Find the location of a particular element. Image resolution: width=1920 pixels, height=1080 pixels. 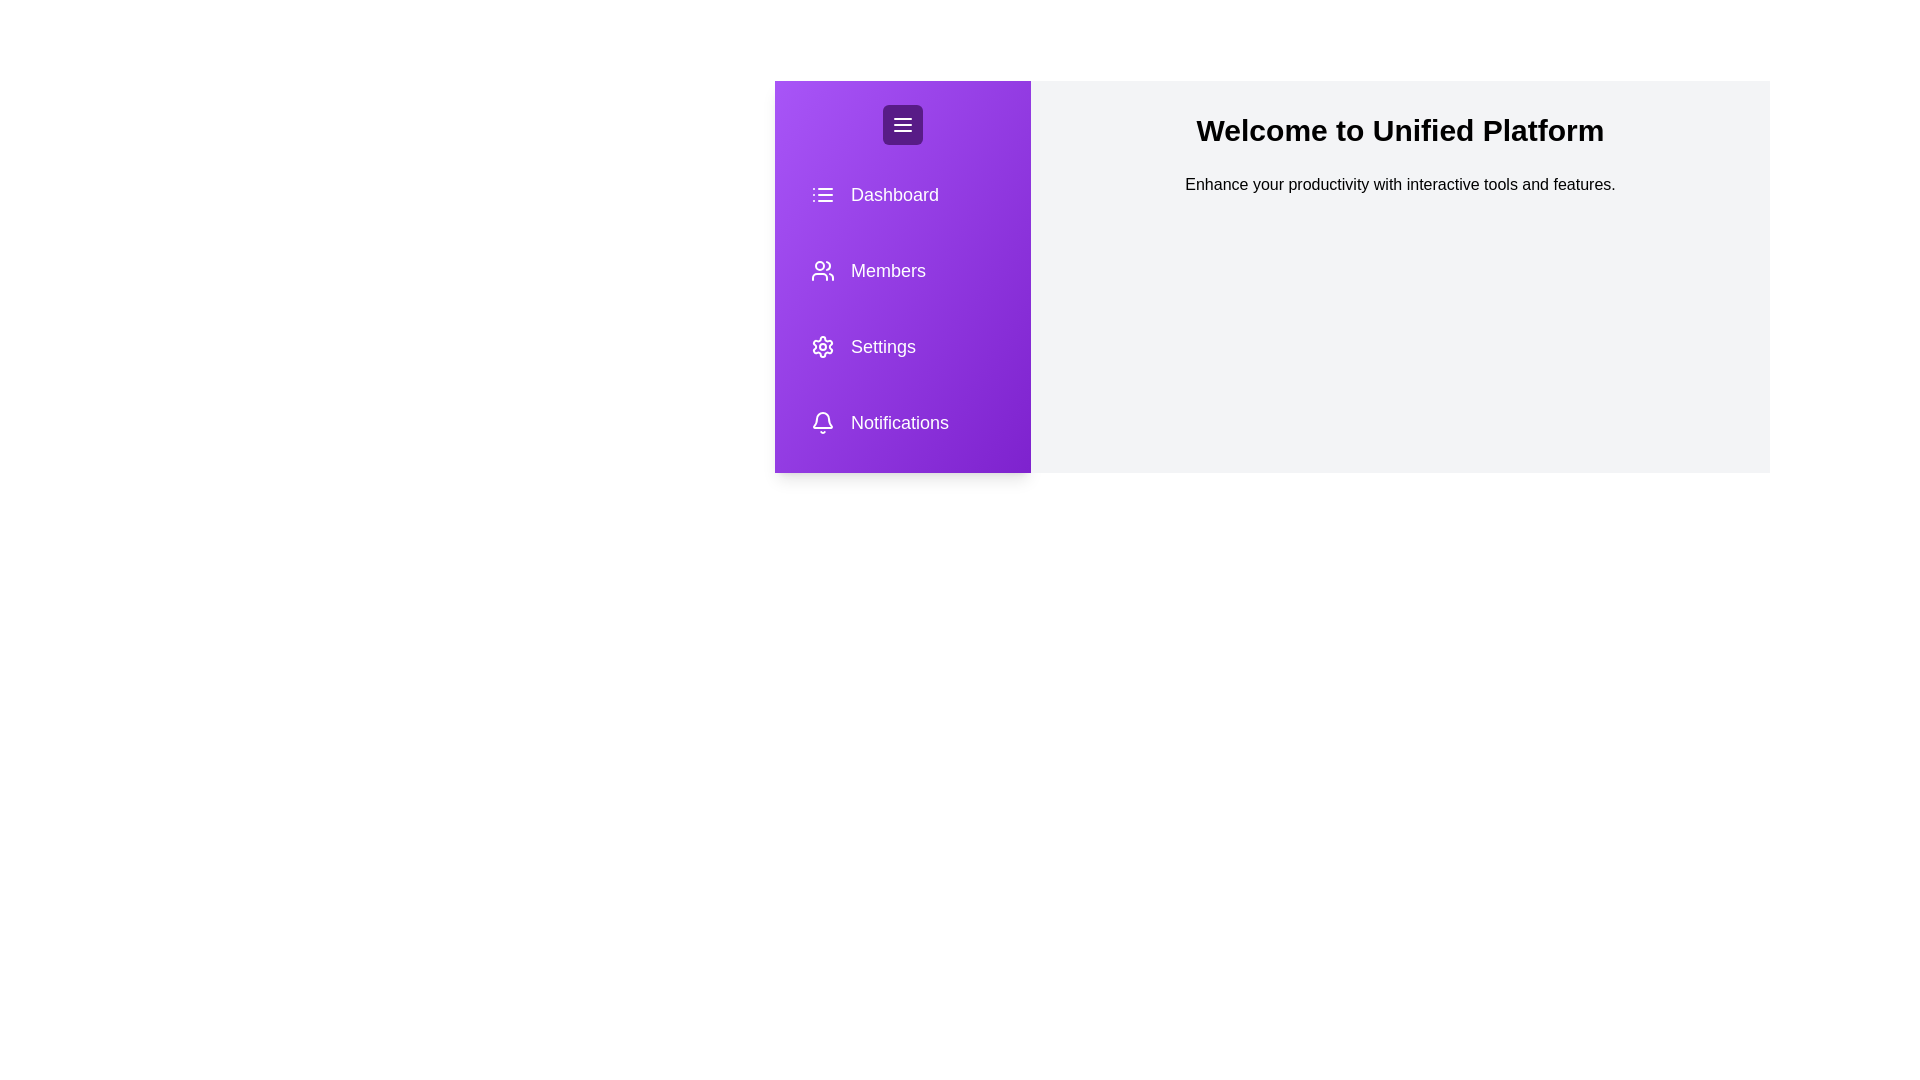

the menu button to toggle the sidebar is located at coordinates (901, 124).